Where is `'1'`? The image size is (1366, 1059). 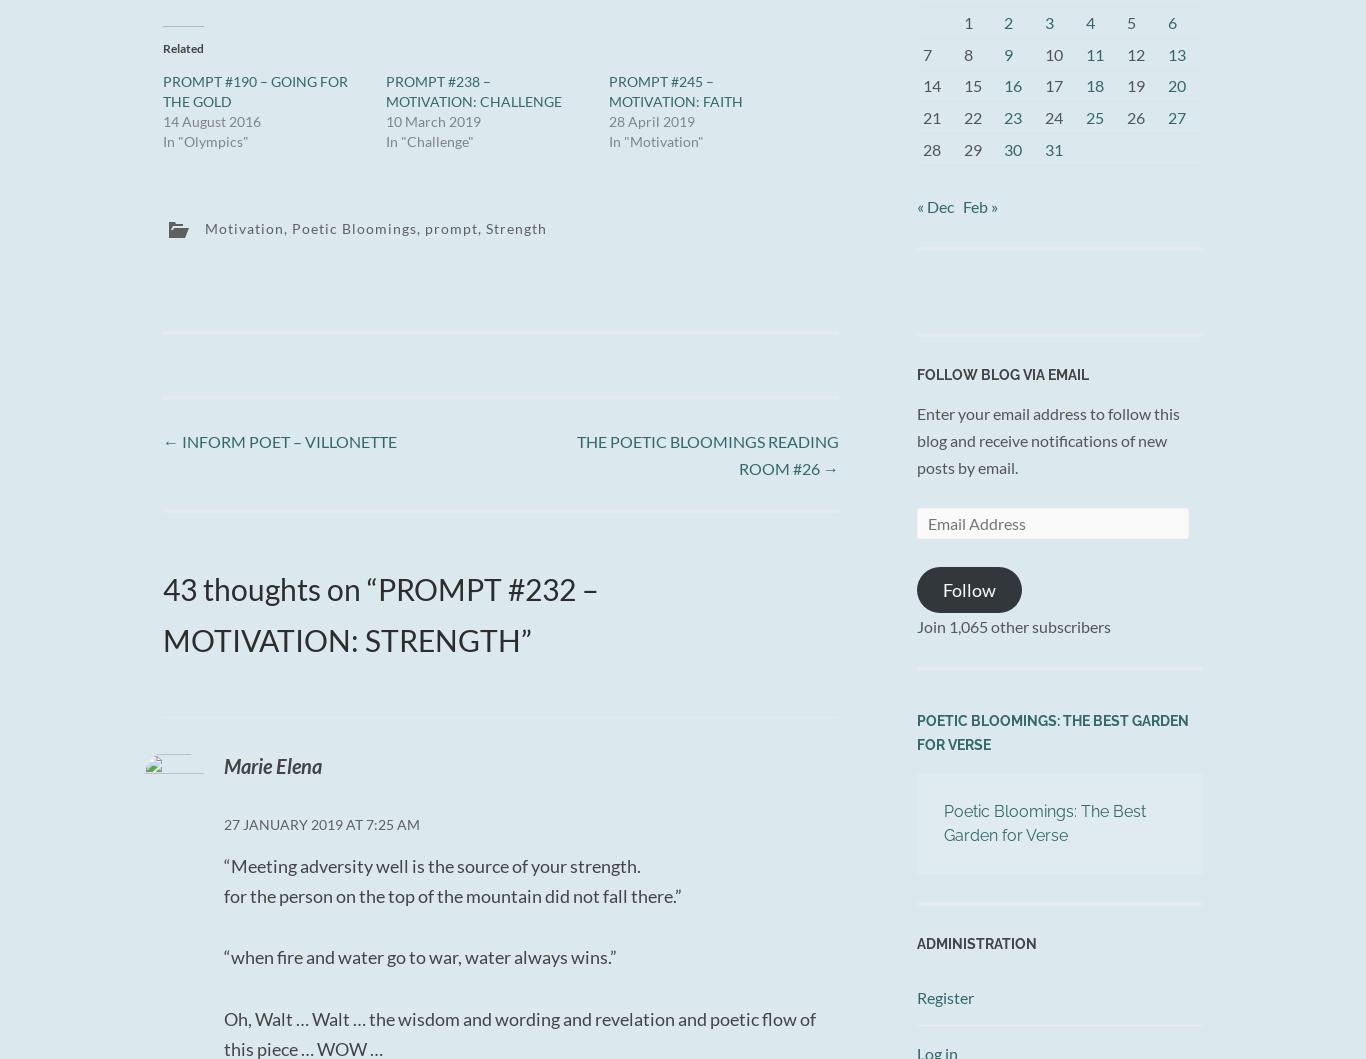 '1' is located at coordinates (963, 22).